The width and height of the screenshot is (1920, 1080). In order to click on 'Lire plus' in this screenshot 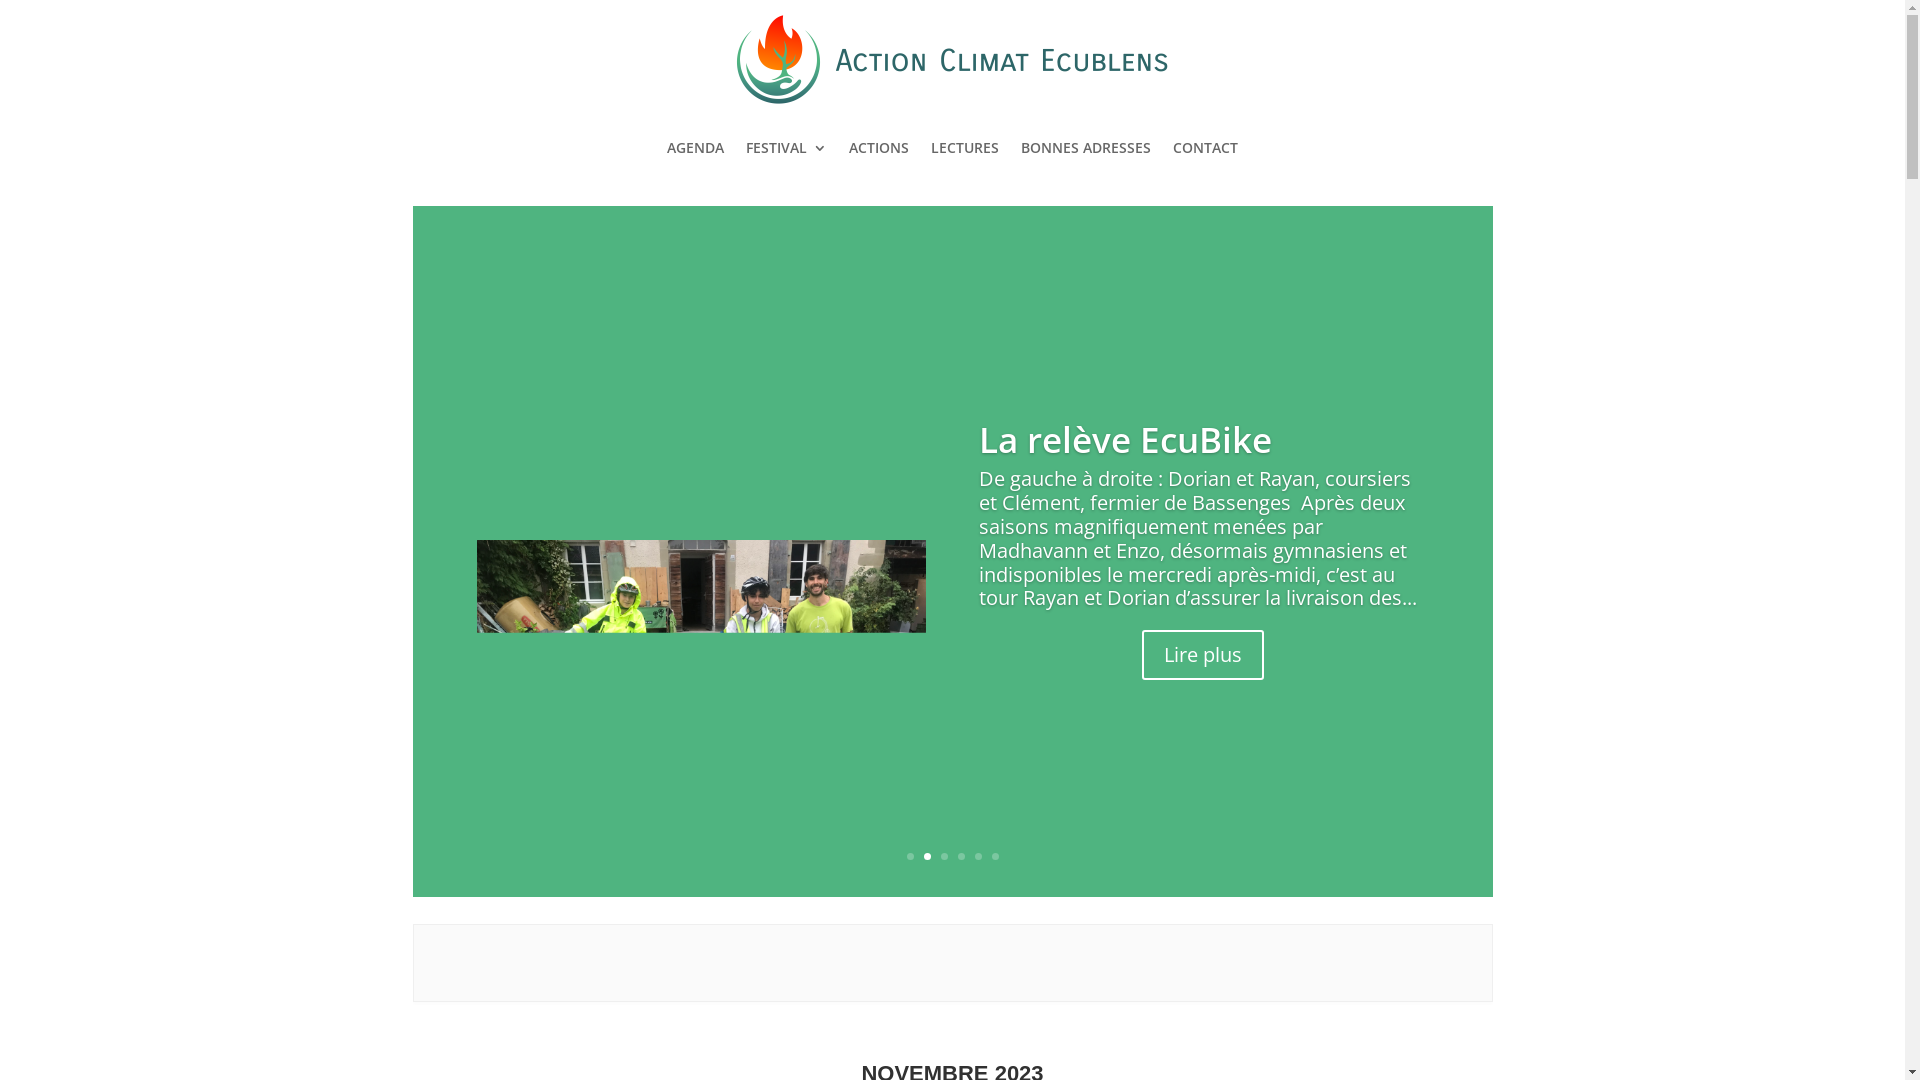, I will do `click(1142, 672)`.